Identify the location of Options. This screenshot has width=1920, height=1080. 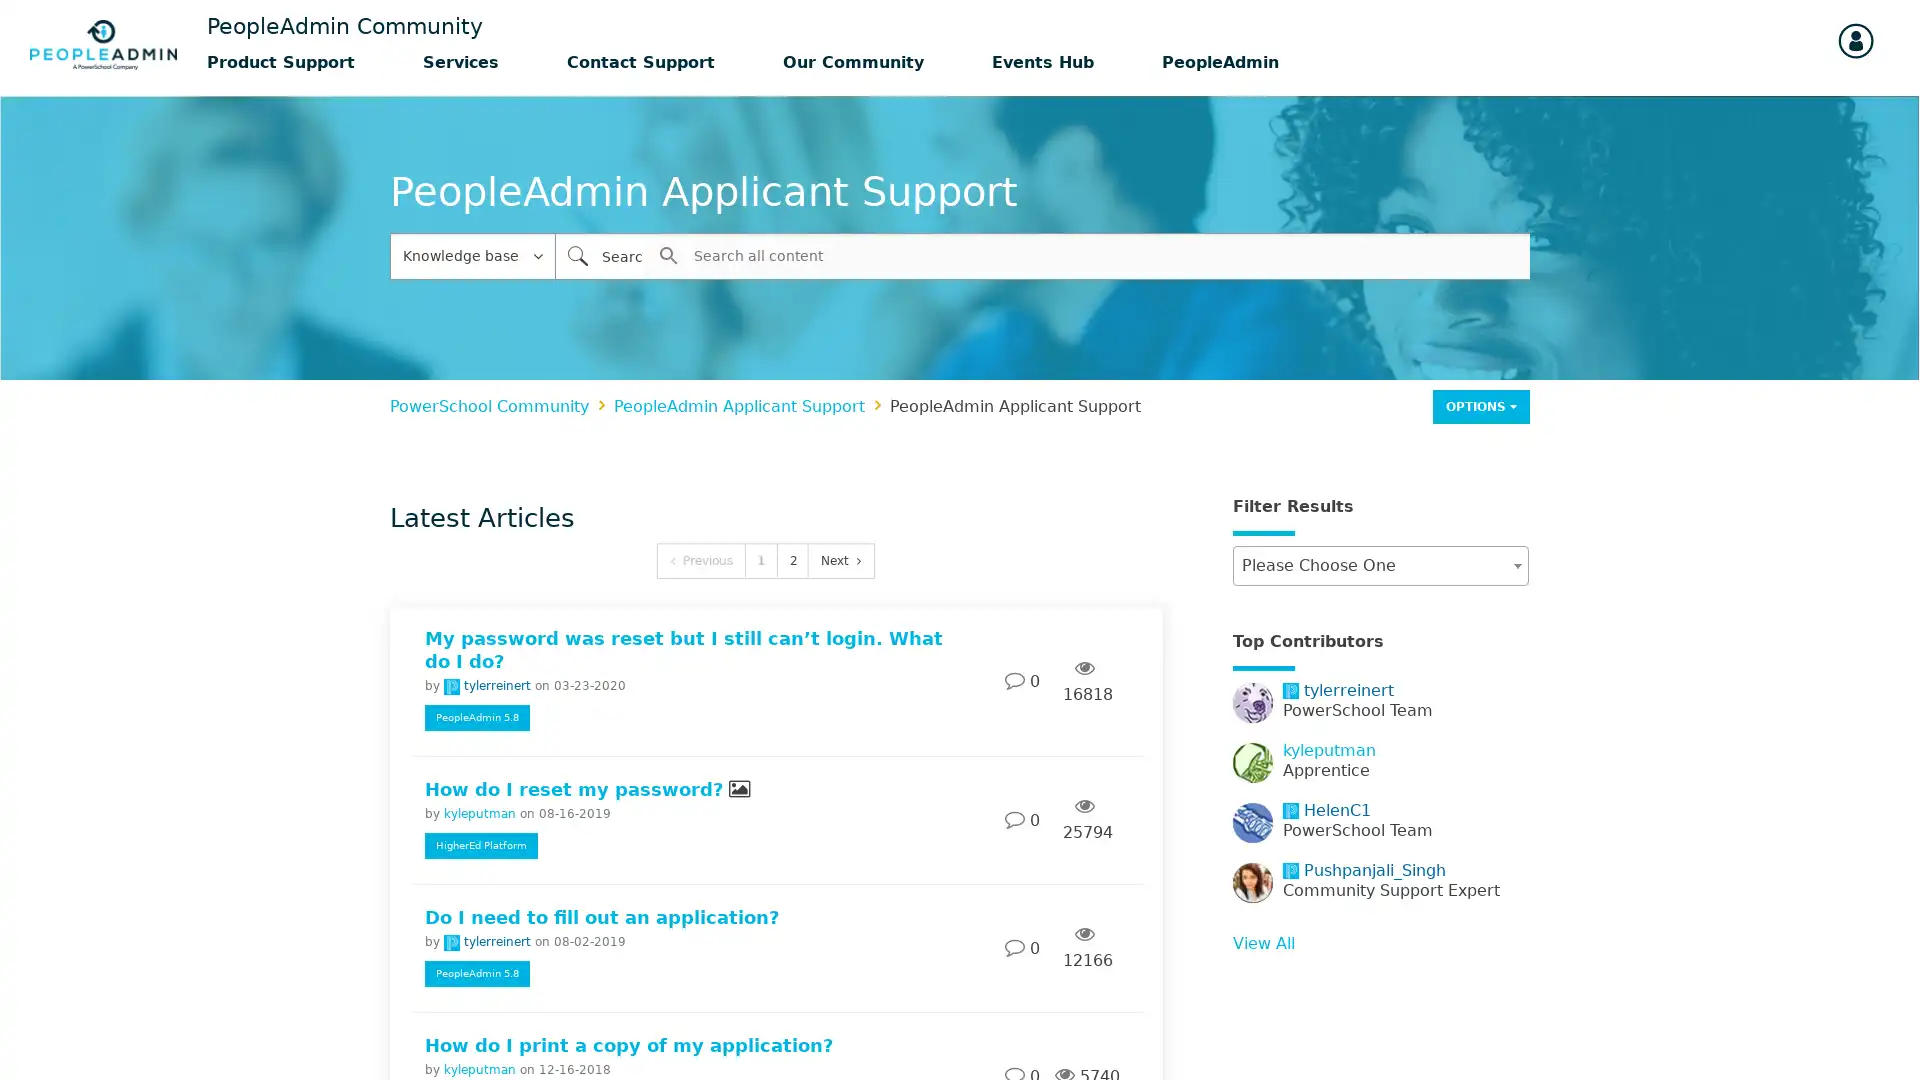
(1481, 405).